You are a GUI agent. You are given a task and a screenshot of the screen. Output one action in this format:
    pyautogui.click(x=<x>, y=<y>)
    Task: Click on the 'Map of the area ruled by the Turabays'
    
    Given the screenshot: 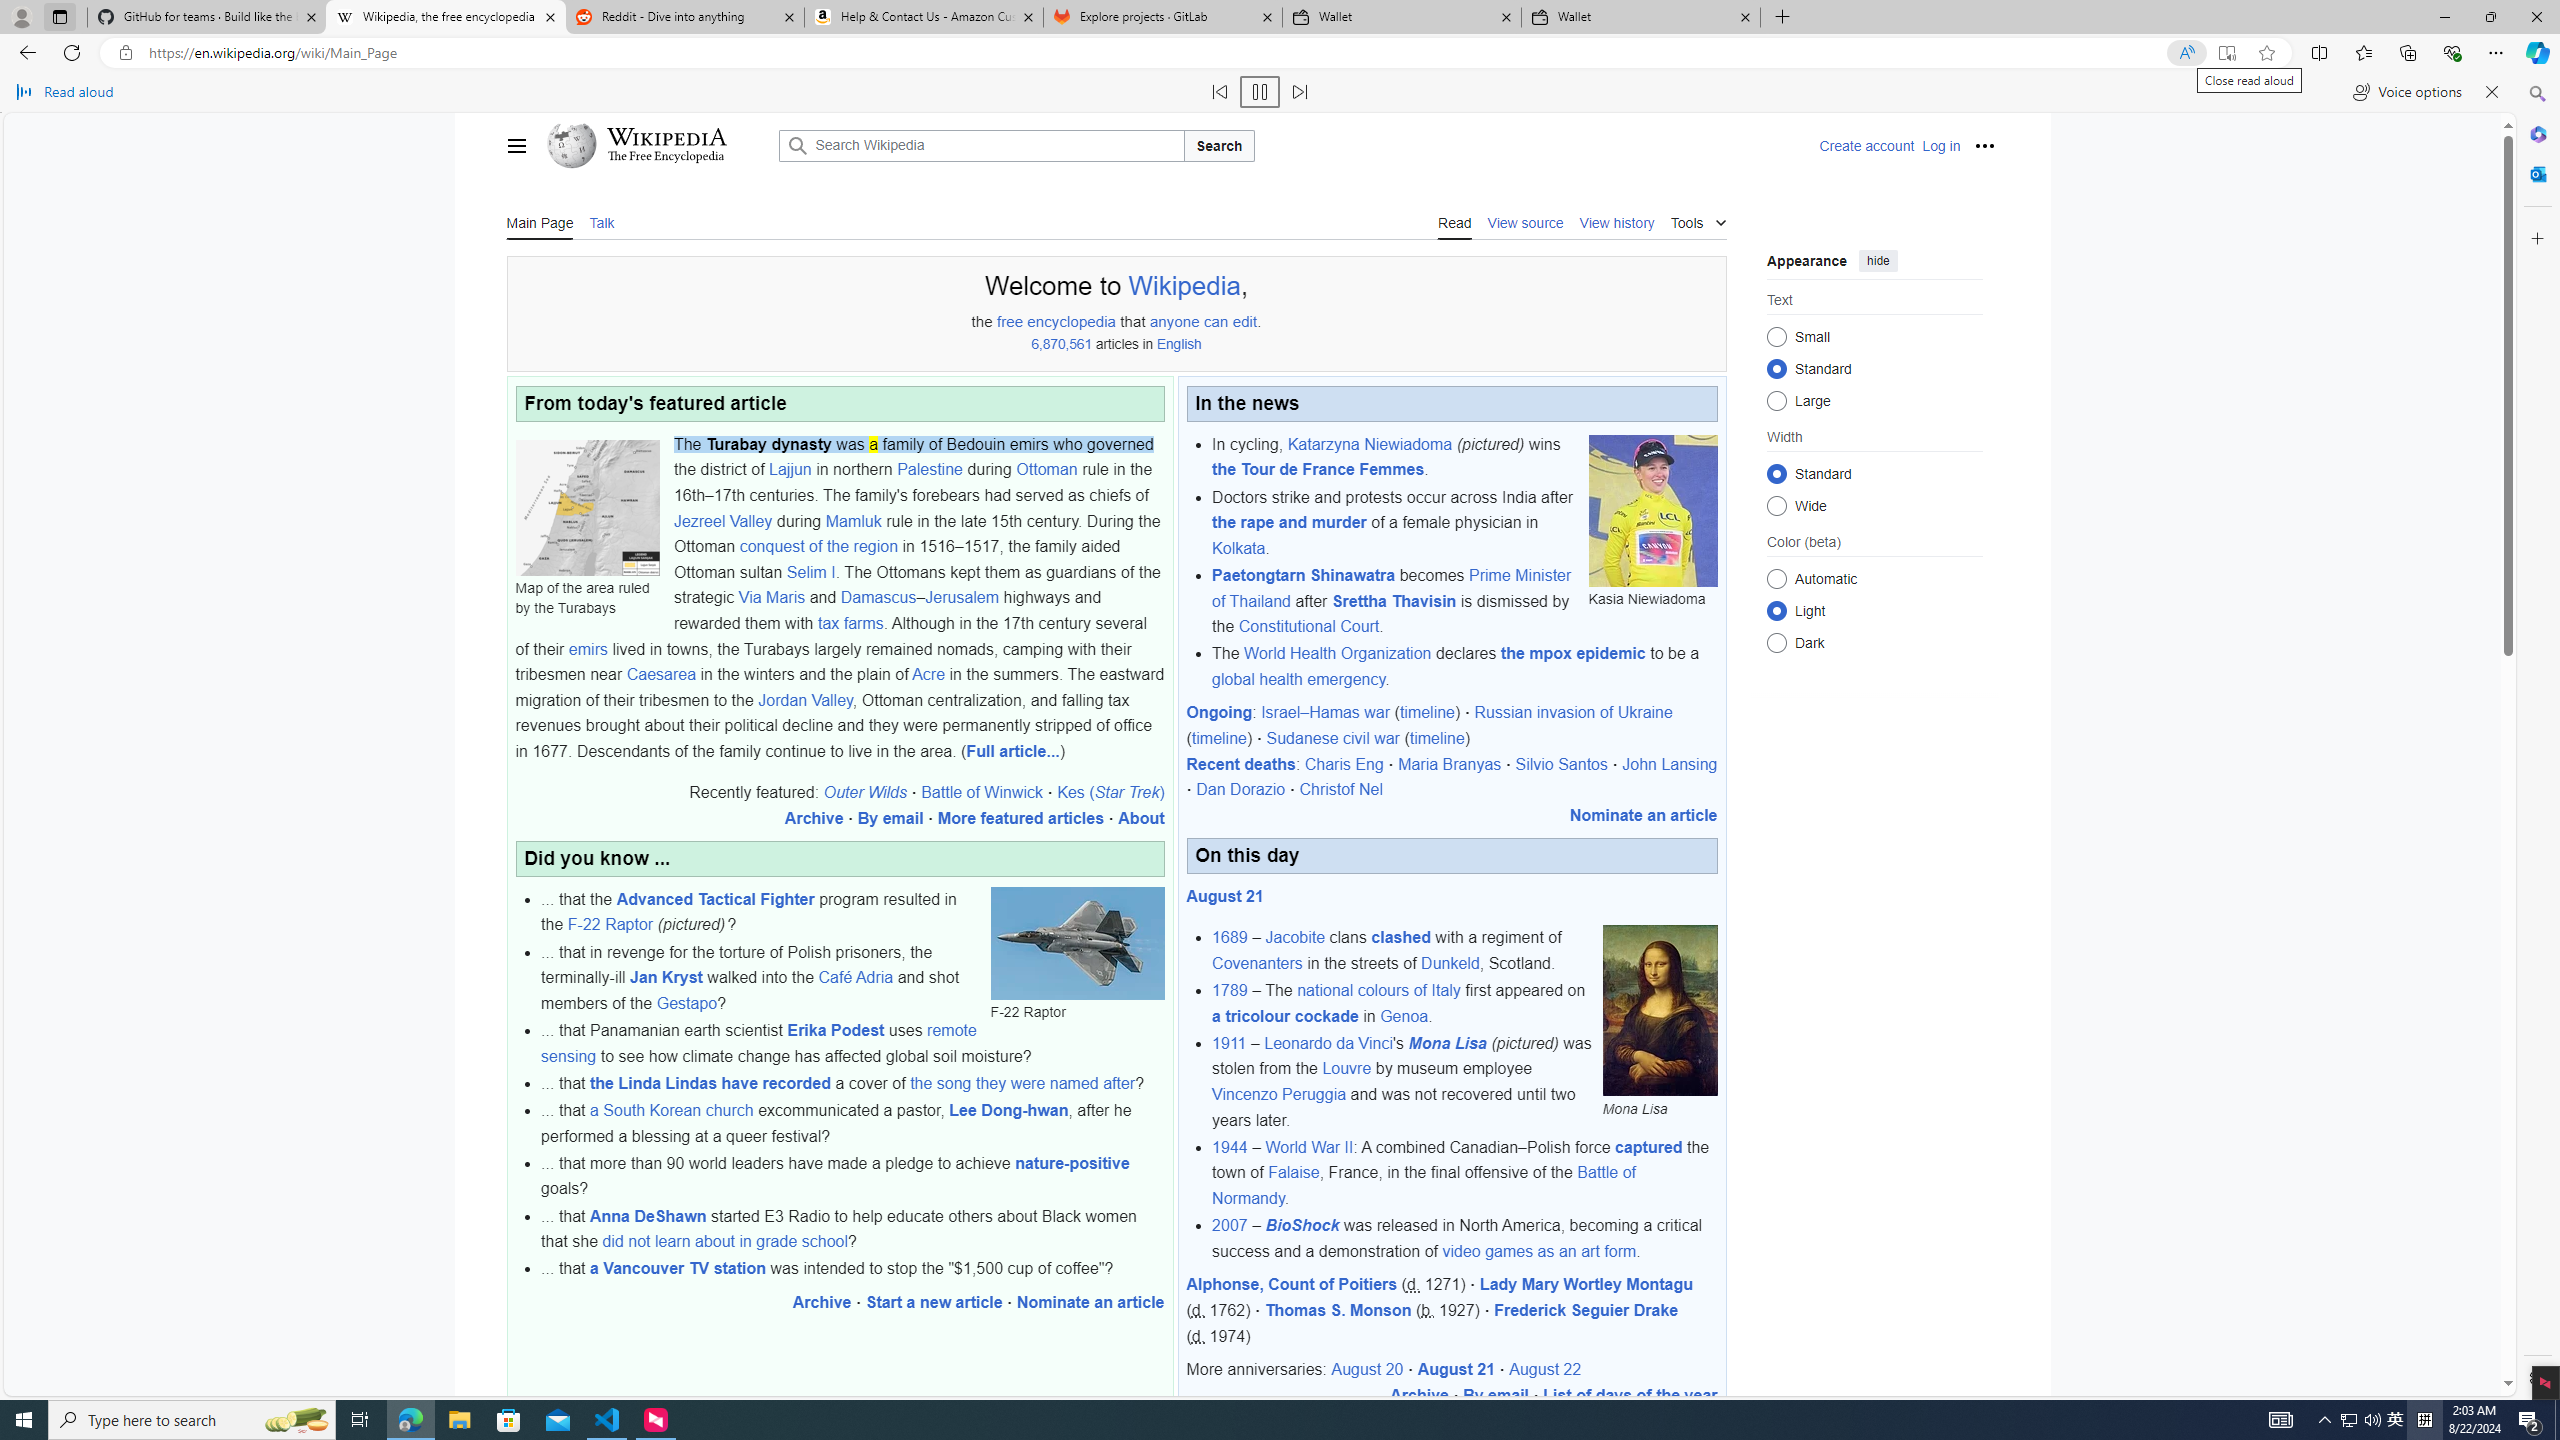 What is the action you would take?
    pyautogui.click(x=587, y=506)
    